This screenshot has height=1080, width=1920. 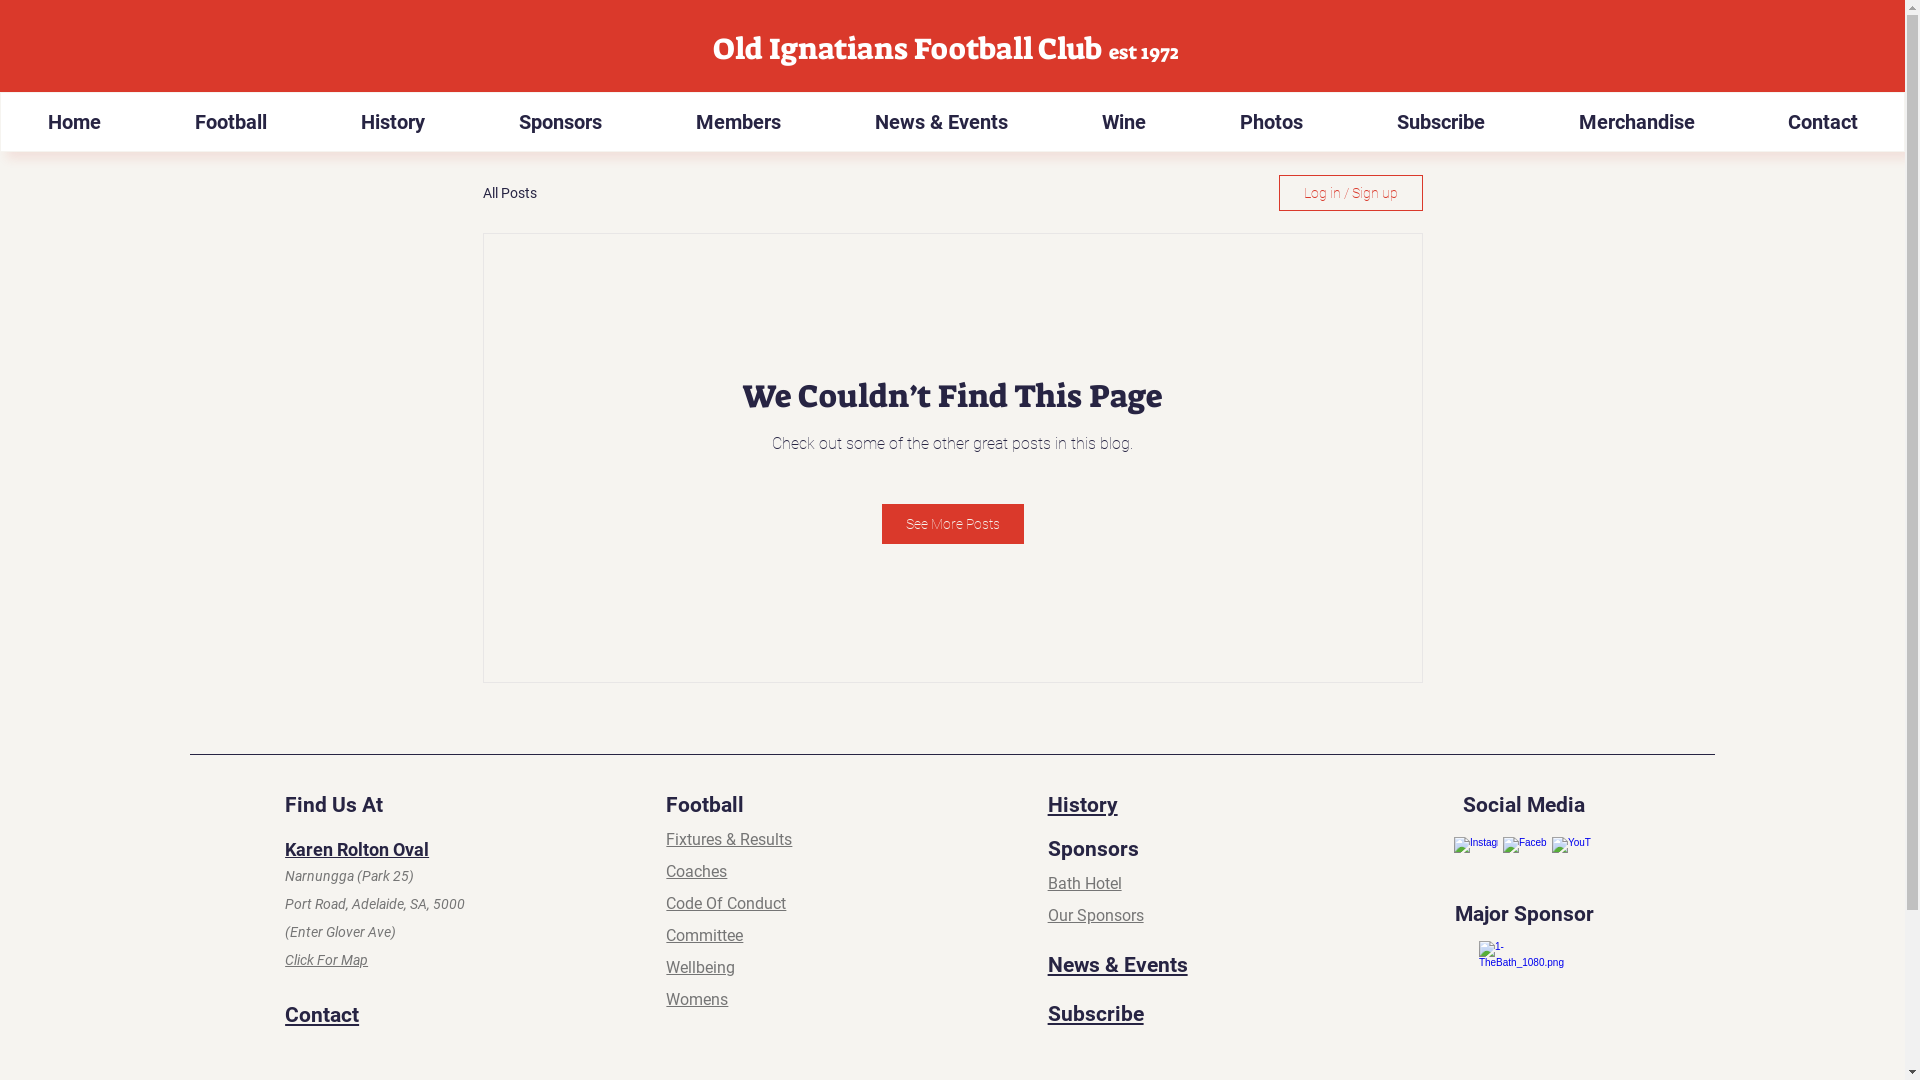 What do you see at coordinates (952, 523) in the screenshot?
I see `'See More Posts'` at bounding box center [952, 523].